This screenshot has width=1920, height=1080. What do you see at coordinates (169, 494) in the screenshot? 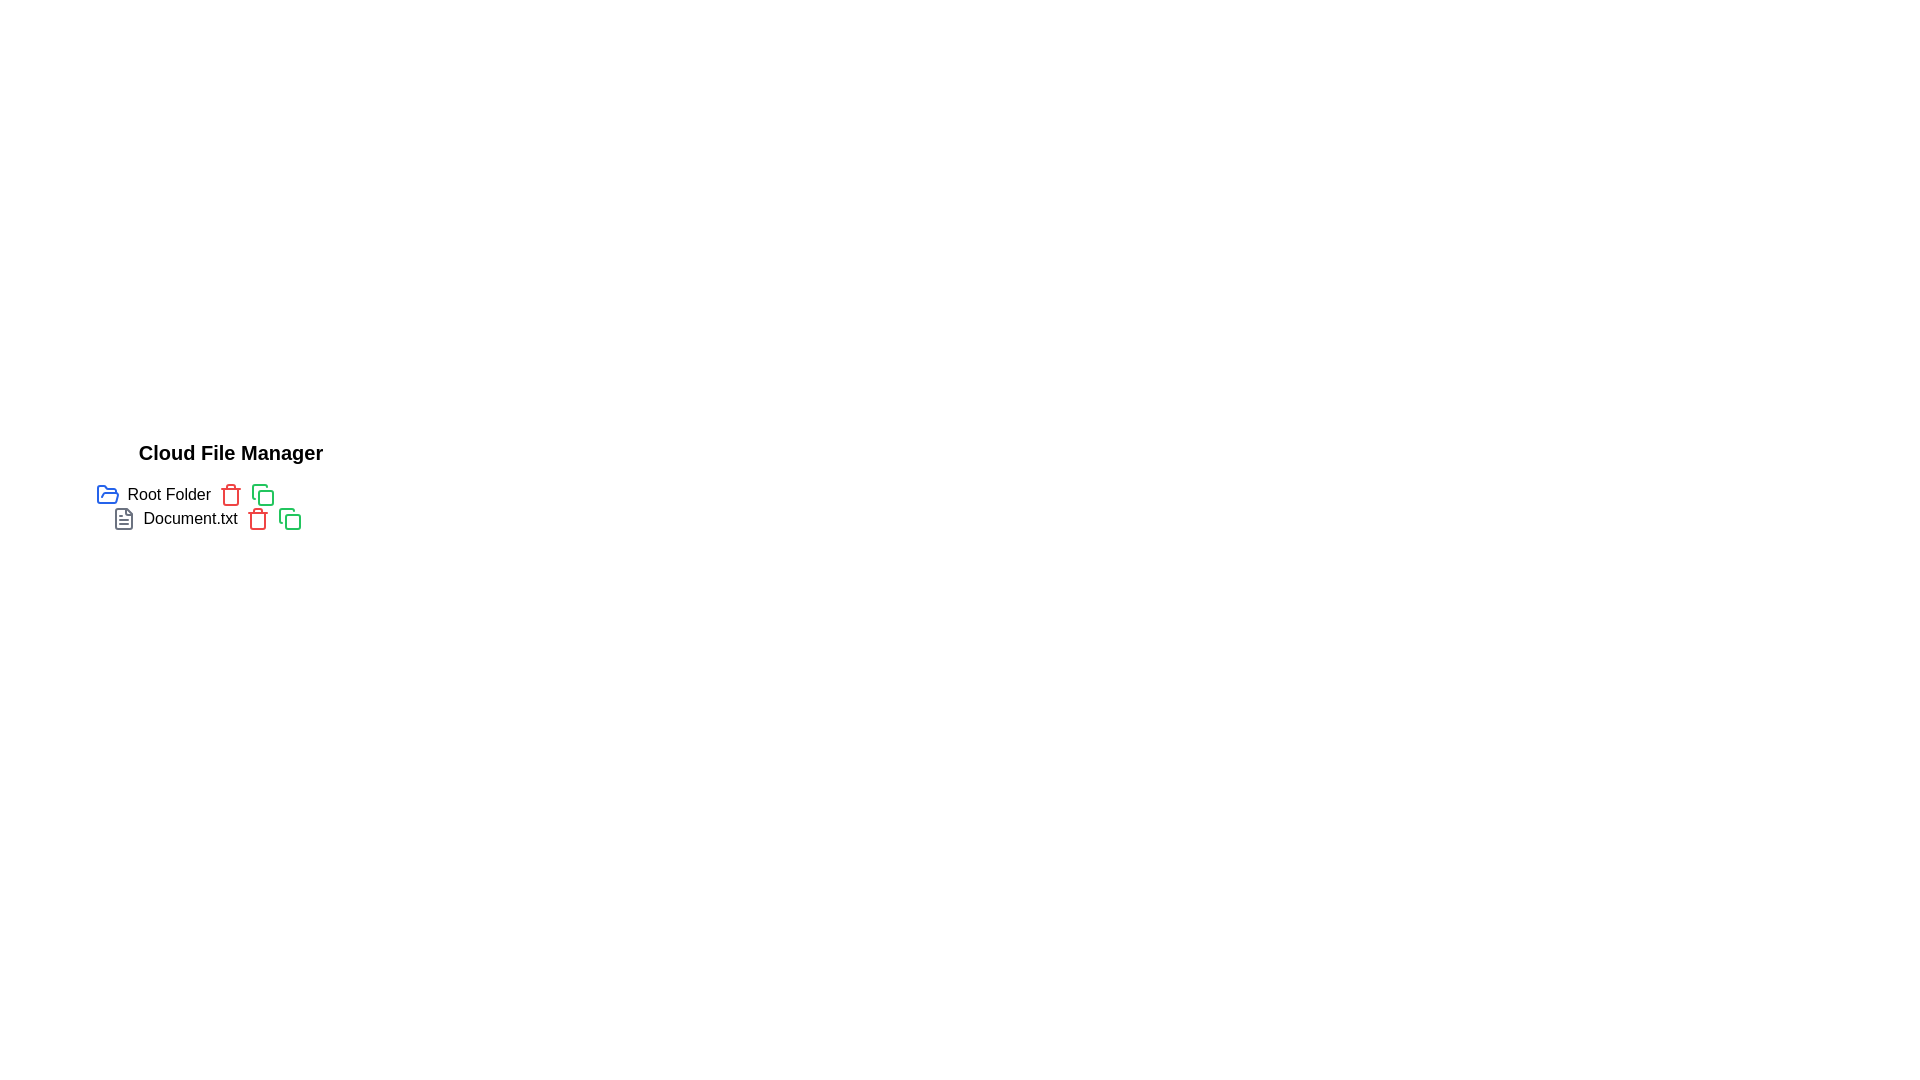
I see `text label 'Root Folder' which is styled in a standard typeface and located next to a blue folder icon` at bounding box center [169, 494].